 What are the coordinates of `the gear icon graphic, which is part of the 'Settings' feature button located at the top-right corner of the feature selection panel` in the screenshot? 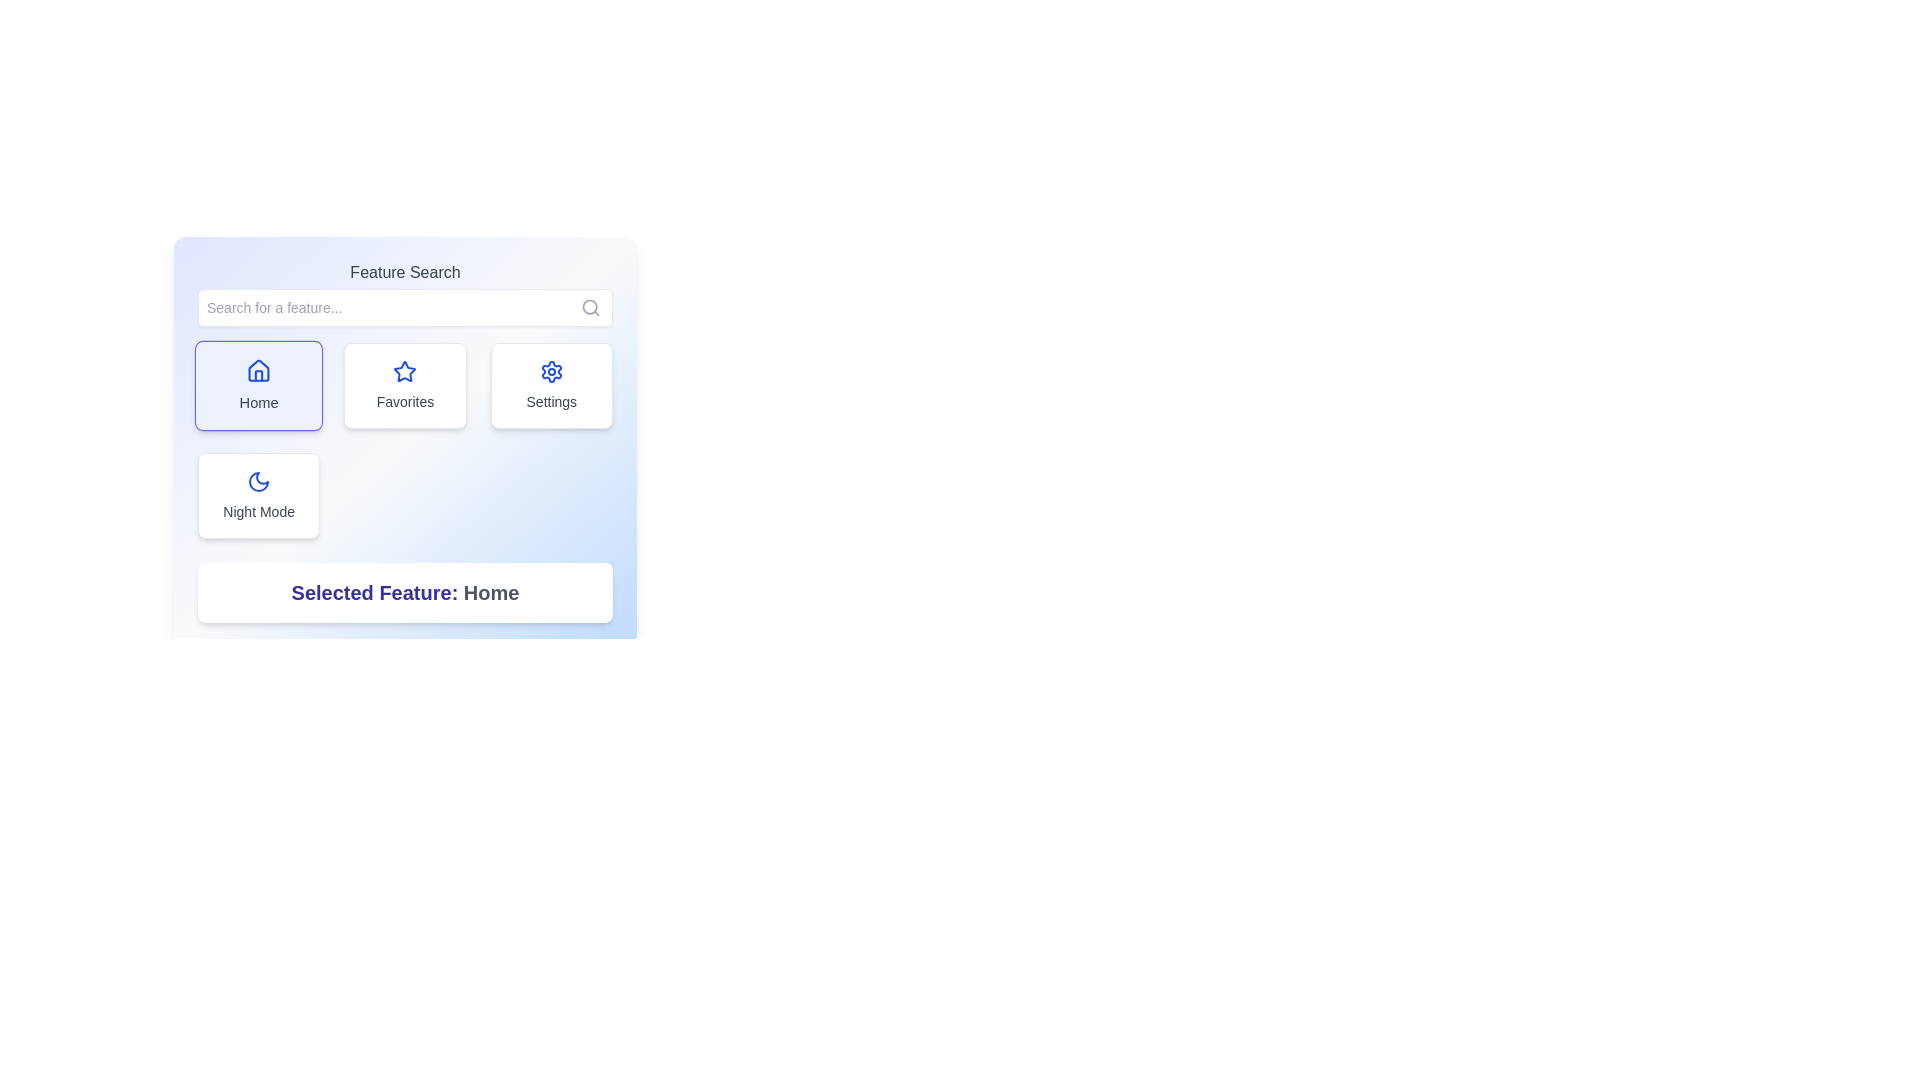 It's located at (551, 371).